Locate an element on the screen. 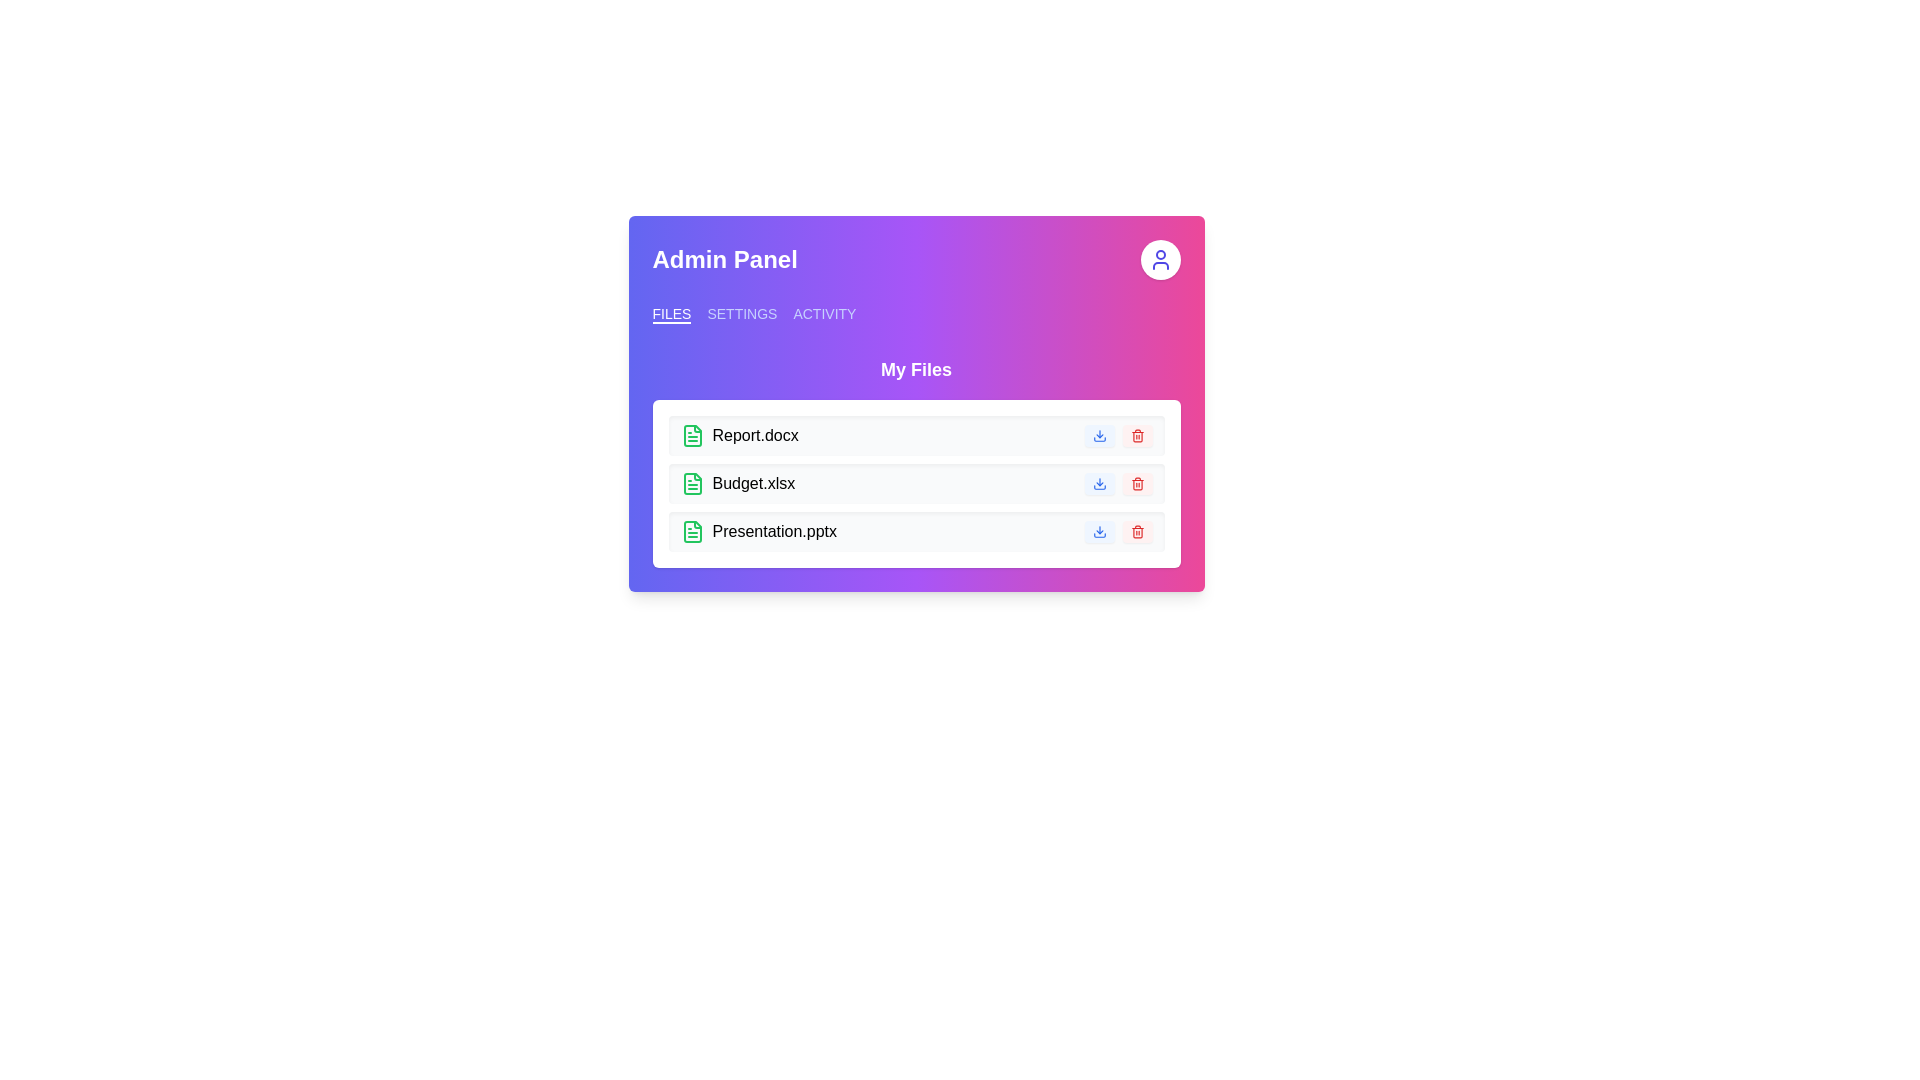  the download icon within the button associated with the file 'Budget.xlsx' to observe any hover effects is located at coordinates (1098, 483).